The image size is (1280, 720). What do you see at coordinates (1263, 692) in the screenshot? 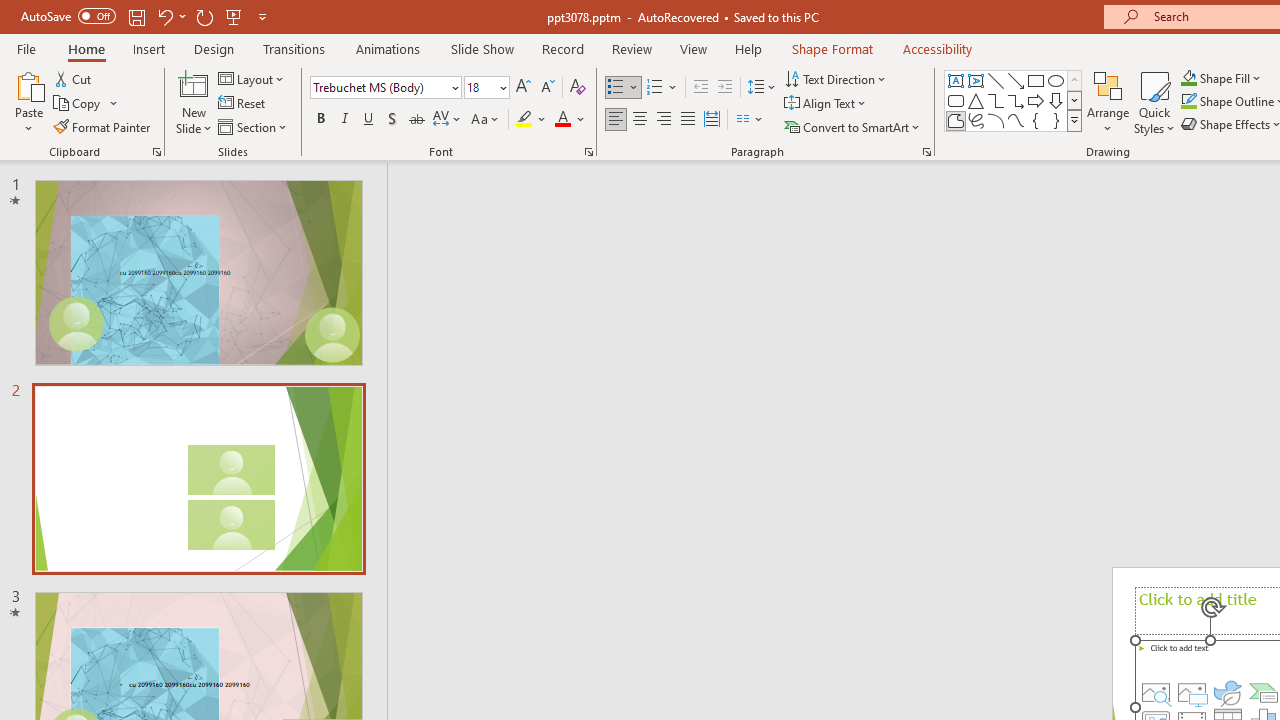
I see `'Insert a SmartArt Graphic'` at bounding box center [1263, 692].